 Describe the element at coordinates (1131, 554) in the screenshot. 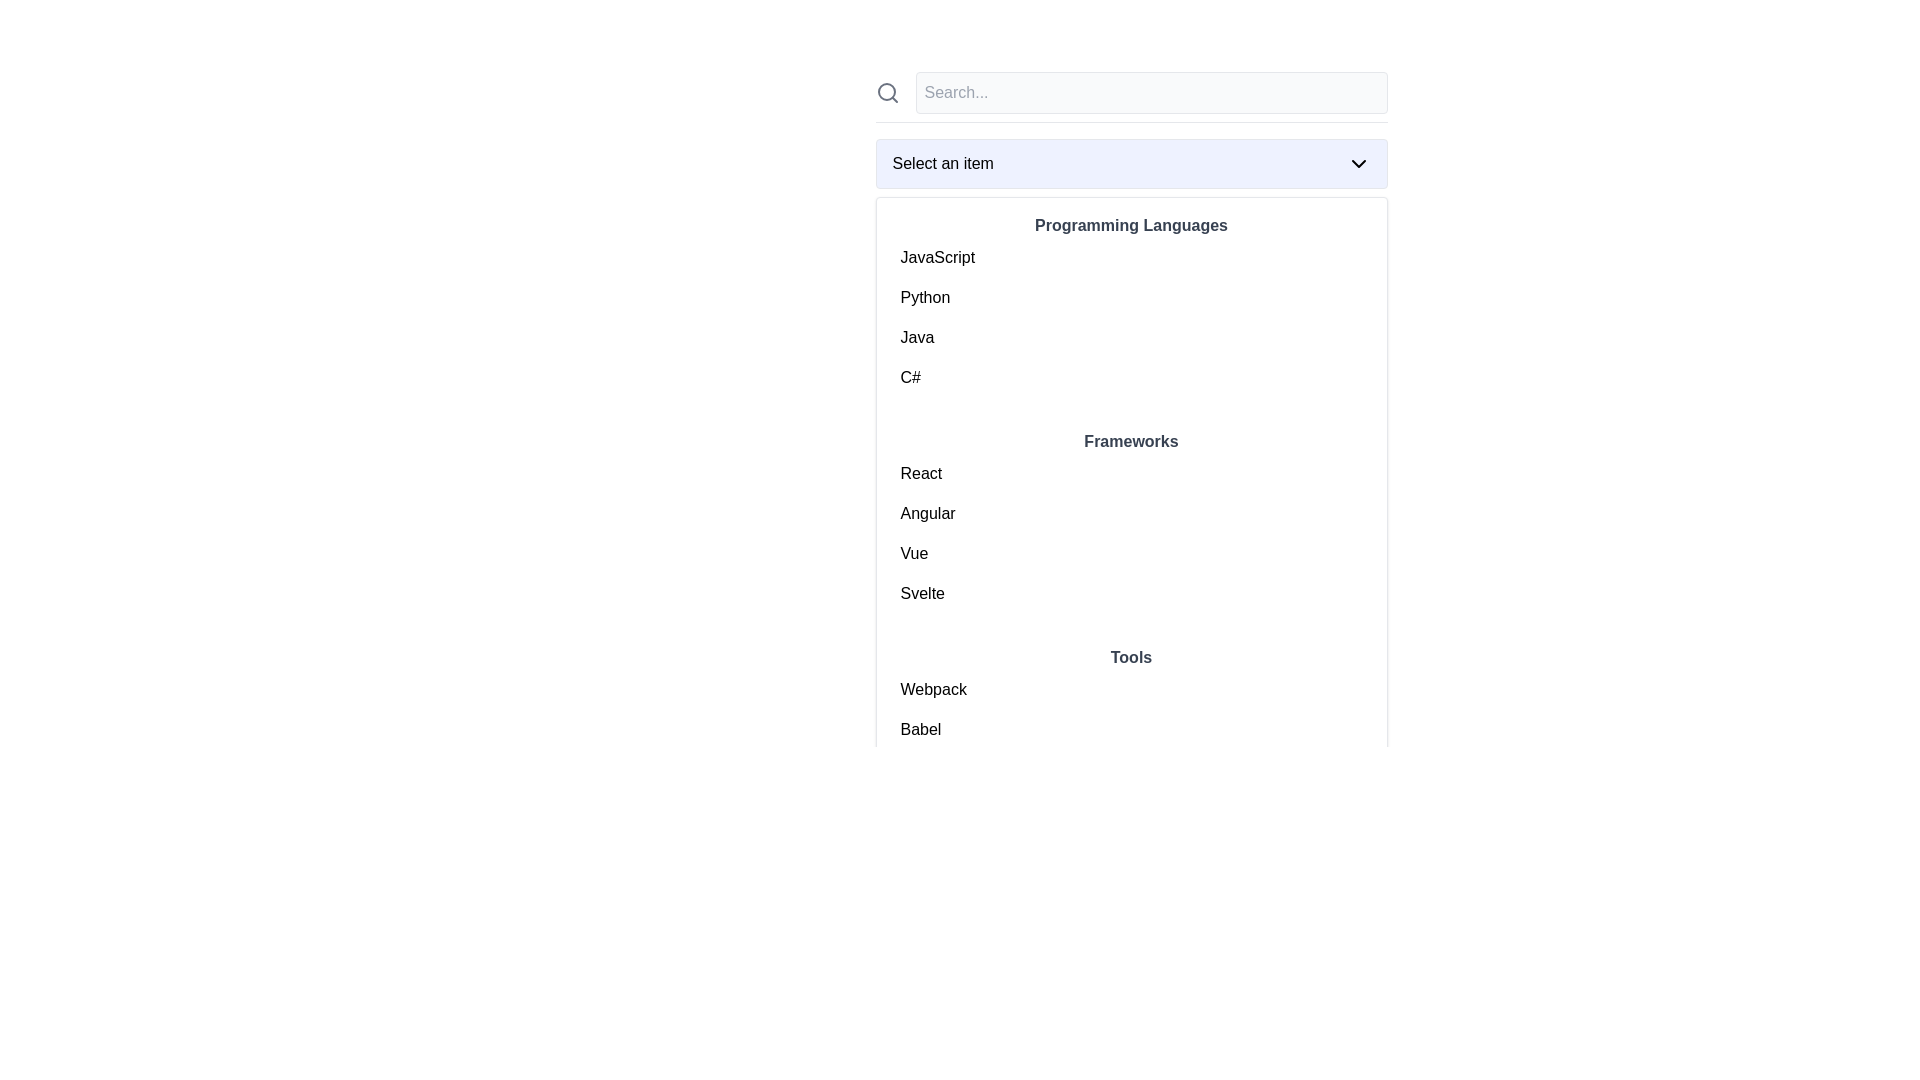

I see `on the third list item labeled 'Vue' in the Frameworks category` at that location.